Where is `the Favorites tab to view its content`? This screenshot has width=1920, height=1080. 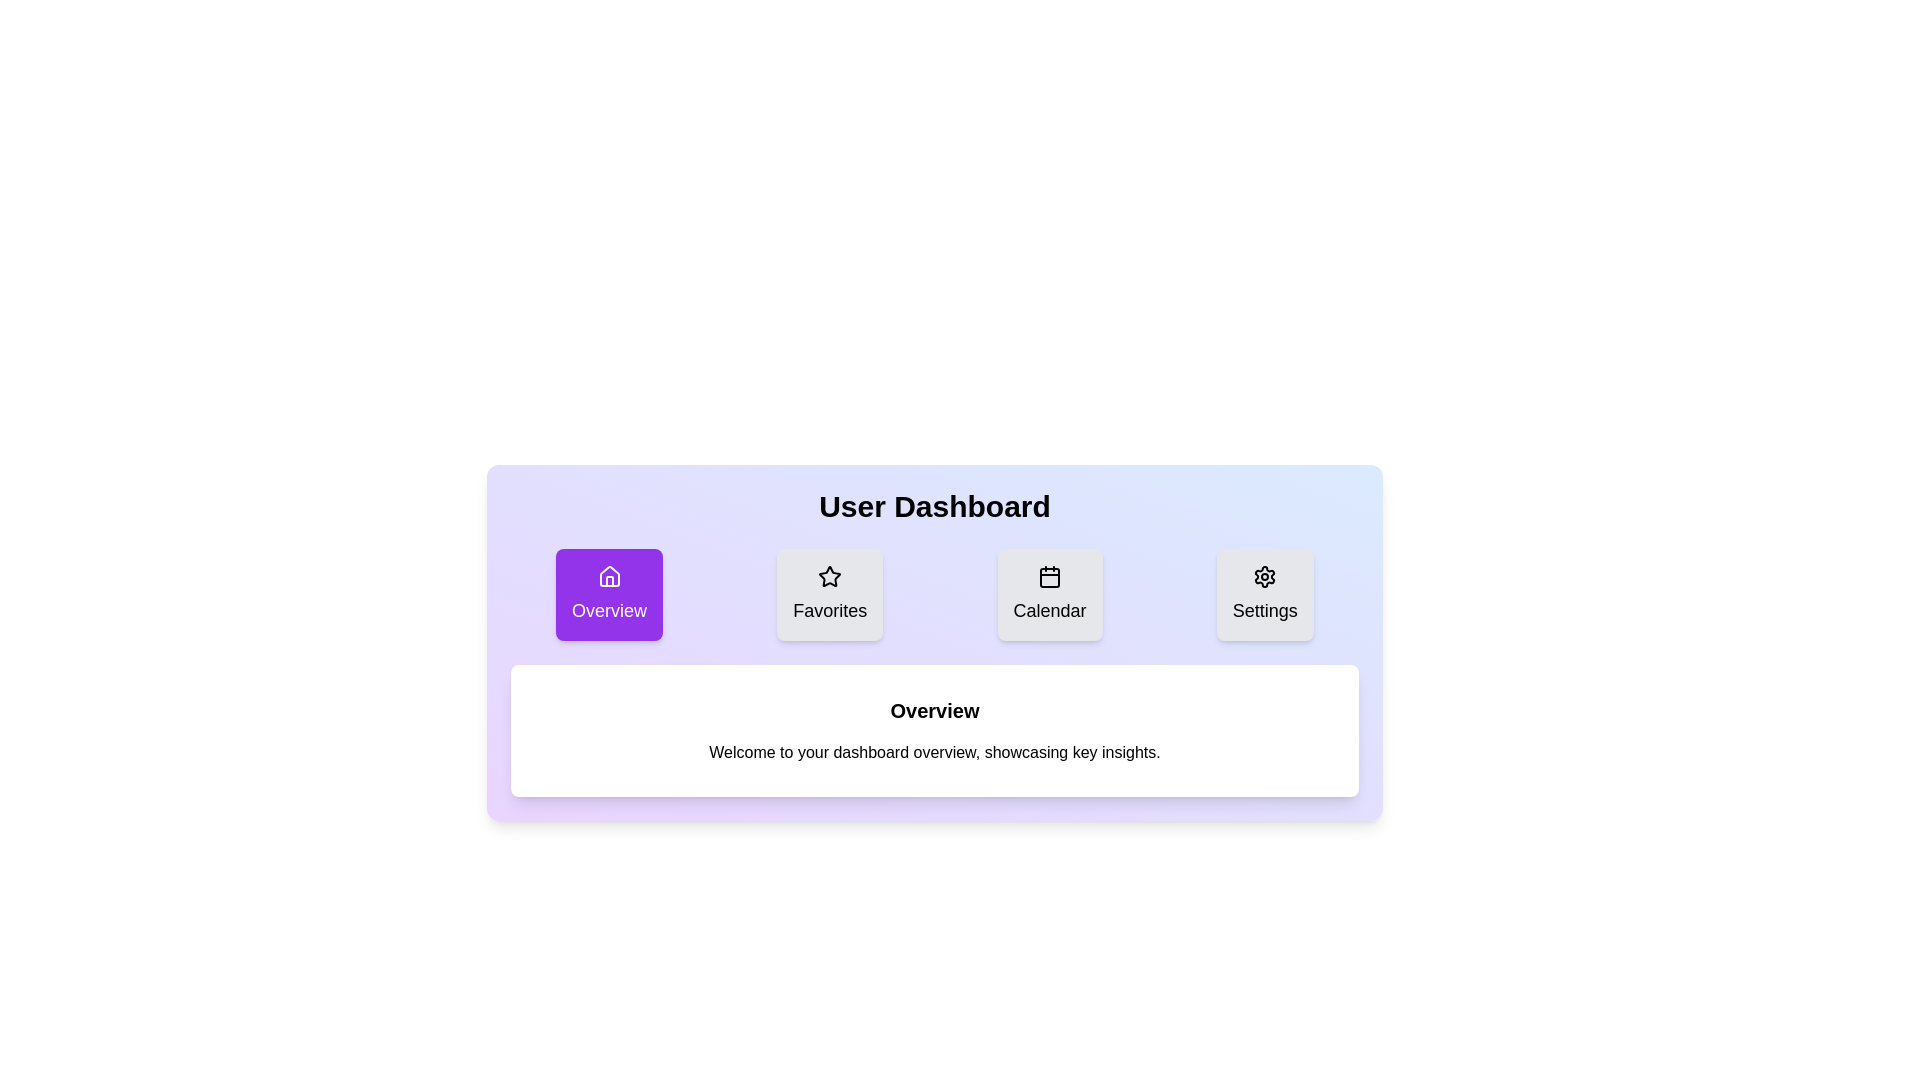 the Favorites tab to view its content is located at coordinates (830, 593).